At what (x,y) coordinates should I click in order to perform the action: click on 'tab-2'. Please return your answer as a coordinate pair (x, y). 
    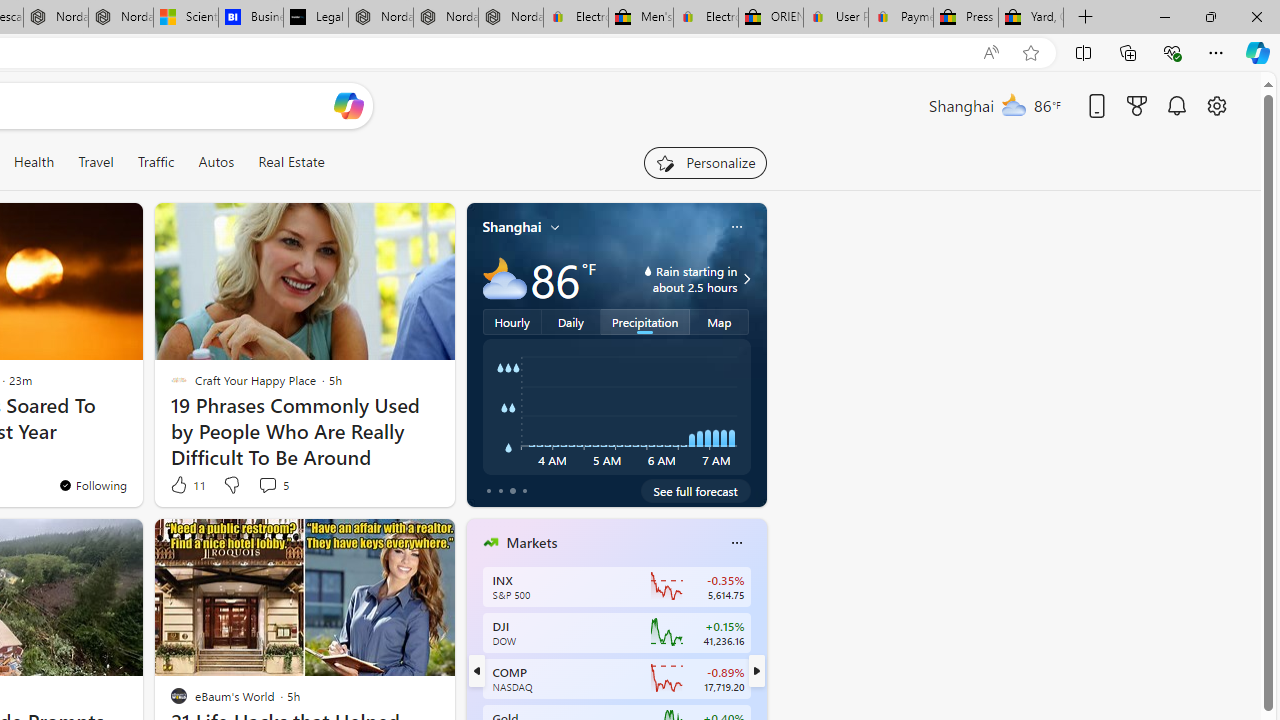
    Looking at the image, I should click on (512, 491).